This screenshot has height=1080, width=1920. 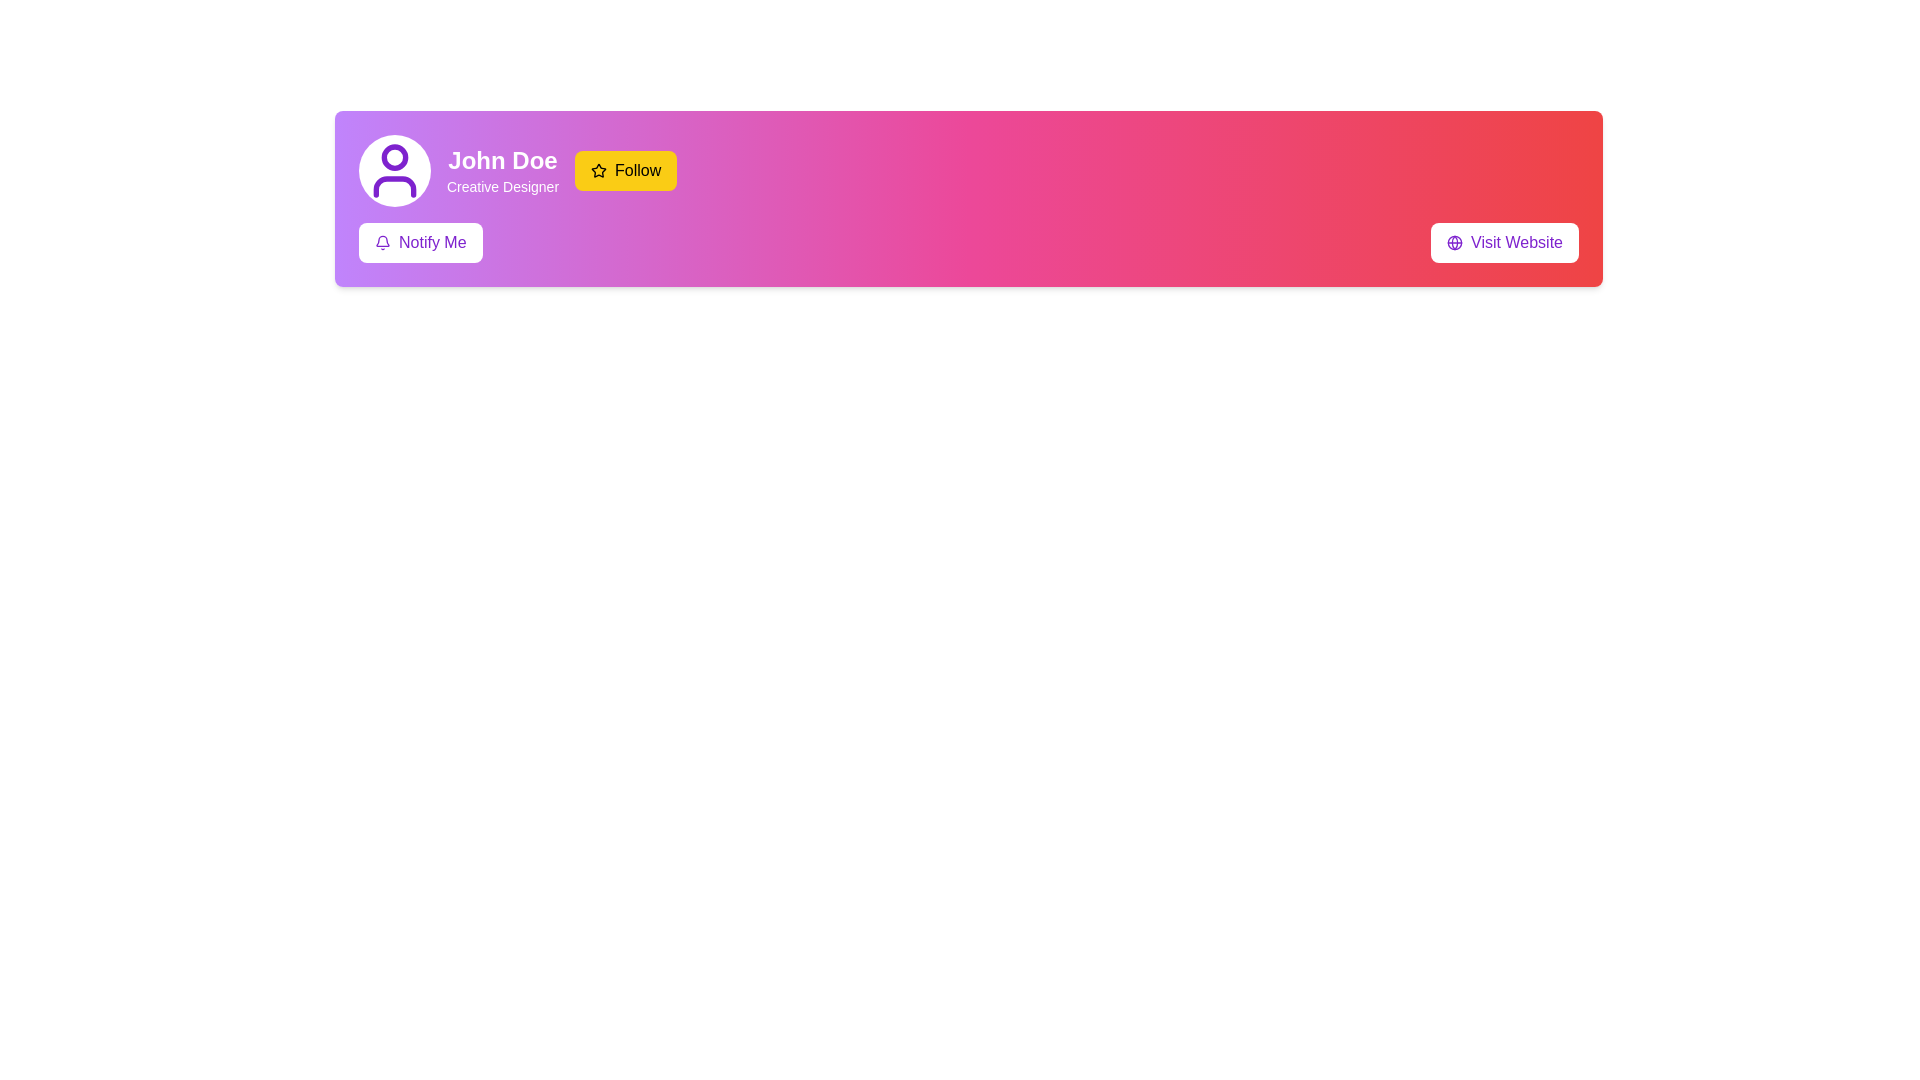 What do you see at coordinates (1505, 242) in the screenshot?
I see `the white rectangular button with rounded corners that has purple text reading 'Visit Website' and a globe icon on its left to visit the website` at bounding box center [1505, 242].